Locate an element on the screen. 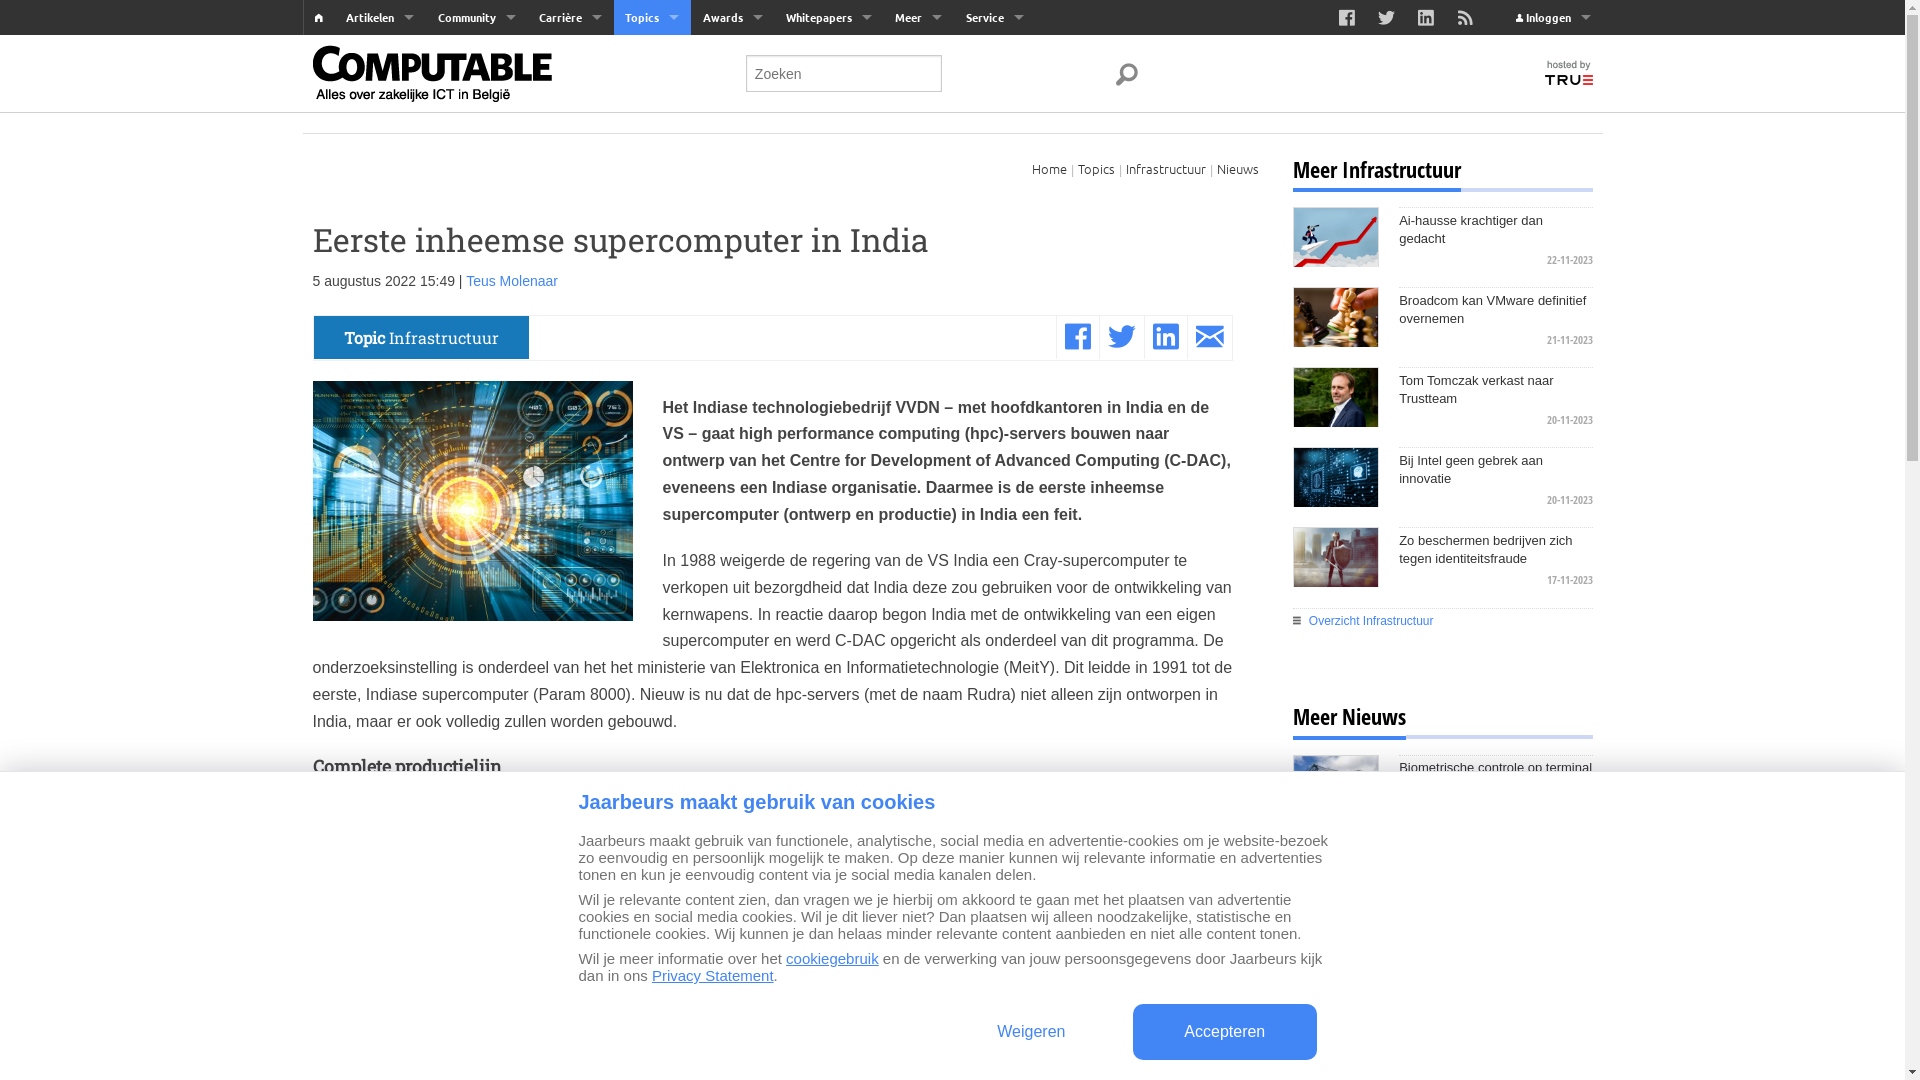 This screenshot has width=1920, height=1080. 'Nieuws' is located at coordinates (1236, 167).